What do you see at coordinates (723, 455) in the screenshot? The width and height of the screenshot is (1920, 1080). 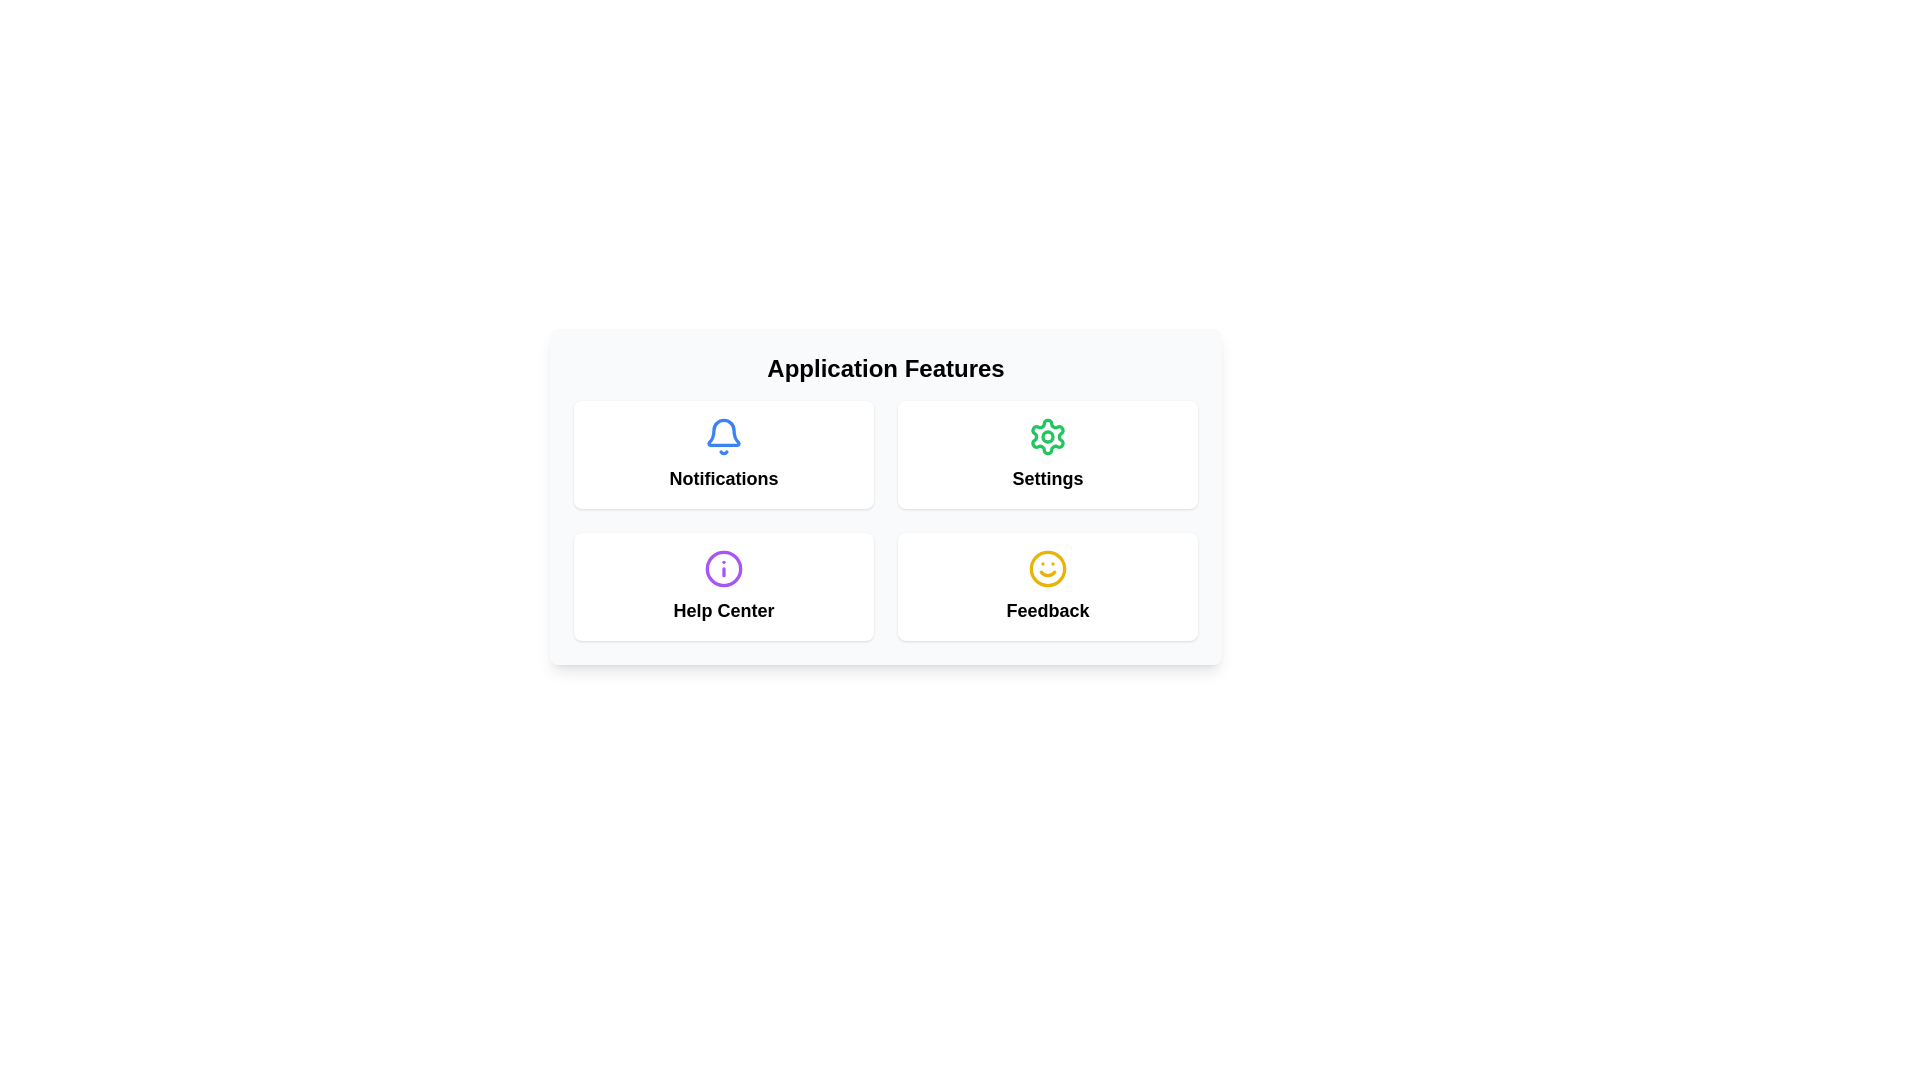 I see `the button styled as a card in the top-left corner of the grid` at bounding box center [723, 455].